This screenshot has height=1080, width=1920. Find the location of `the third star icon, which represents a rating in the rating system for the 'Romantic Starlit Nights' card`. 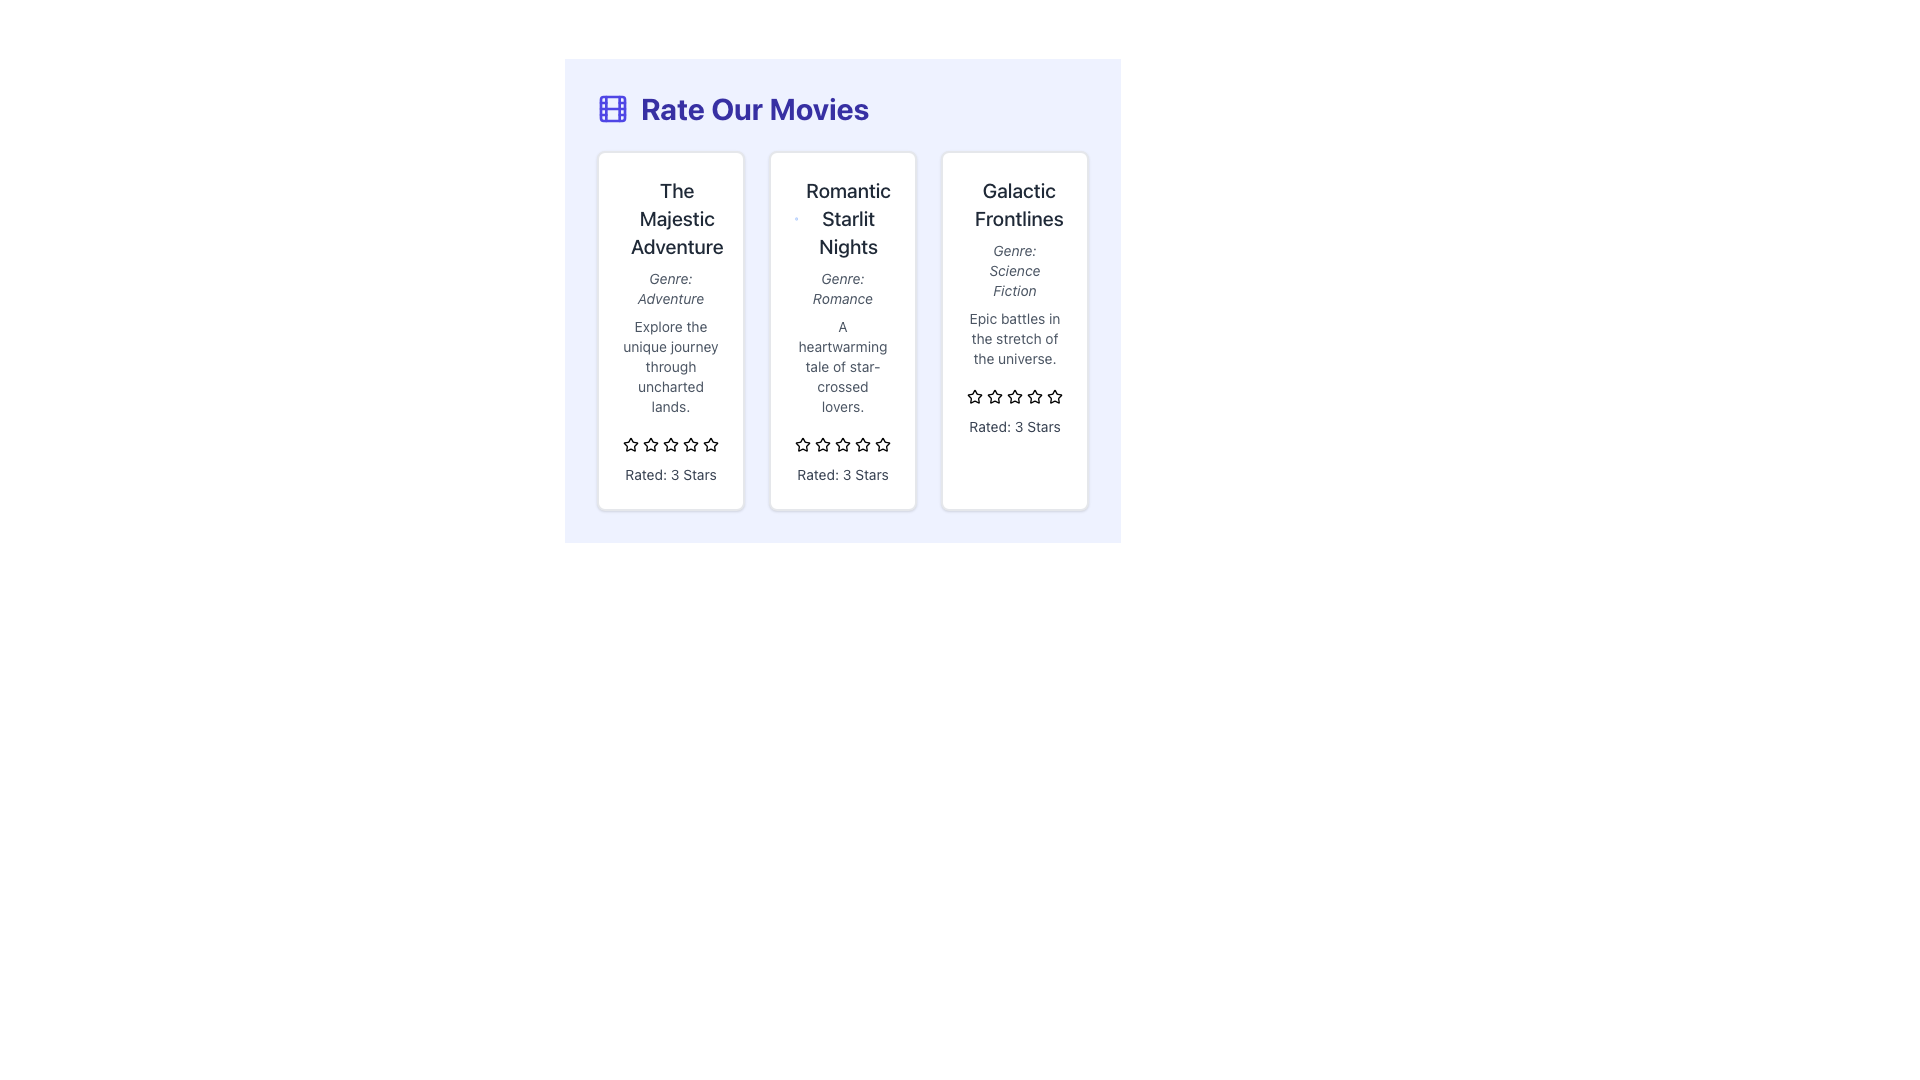

the third star icon, which represents a rating in the rating system for the 'Romantic Starlit Nights' card is located at coordinates (843, 443).